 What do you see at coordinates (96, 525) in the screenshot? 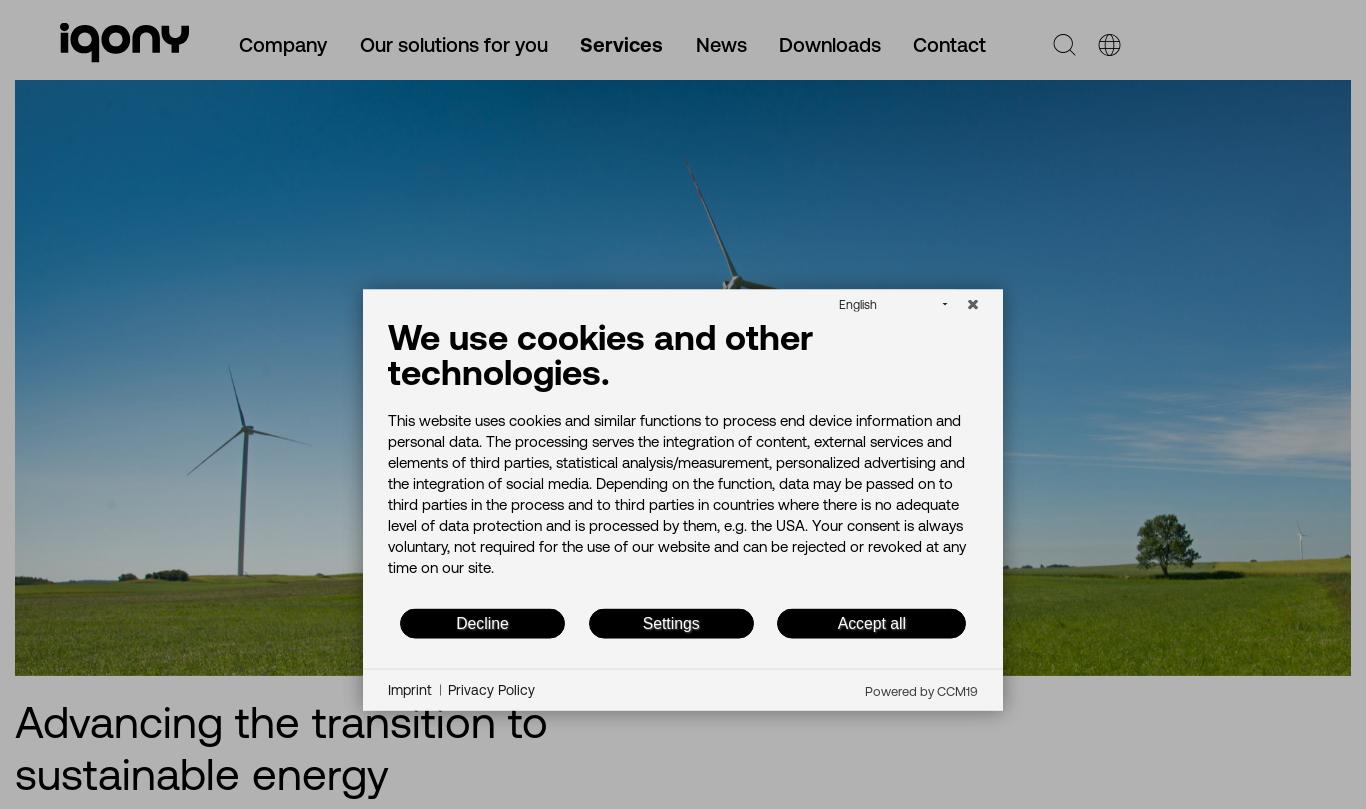
I see `'Renewables'` at bounding box center [96, 525].